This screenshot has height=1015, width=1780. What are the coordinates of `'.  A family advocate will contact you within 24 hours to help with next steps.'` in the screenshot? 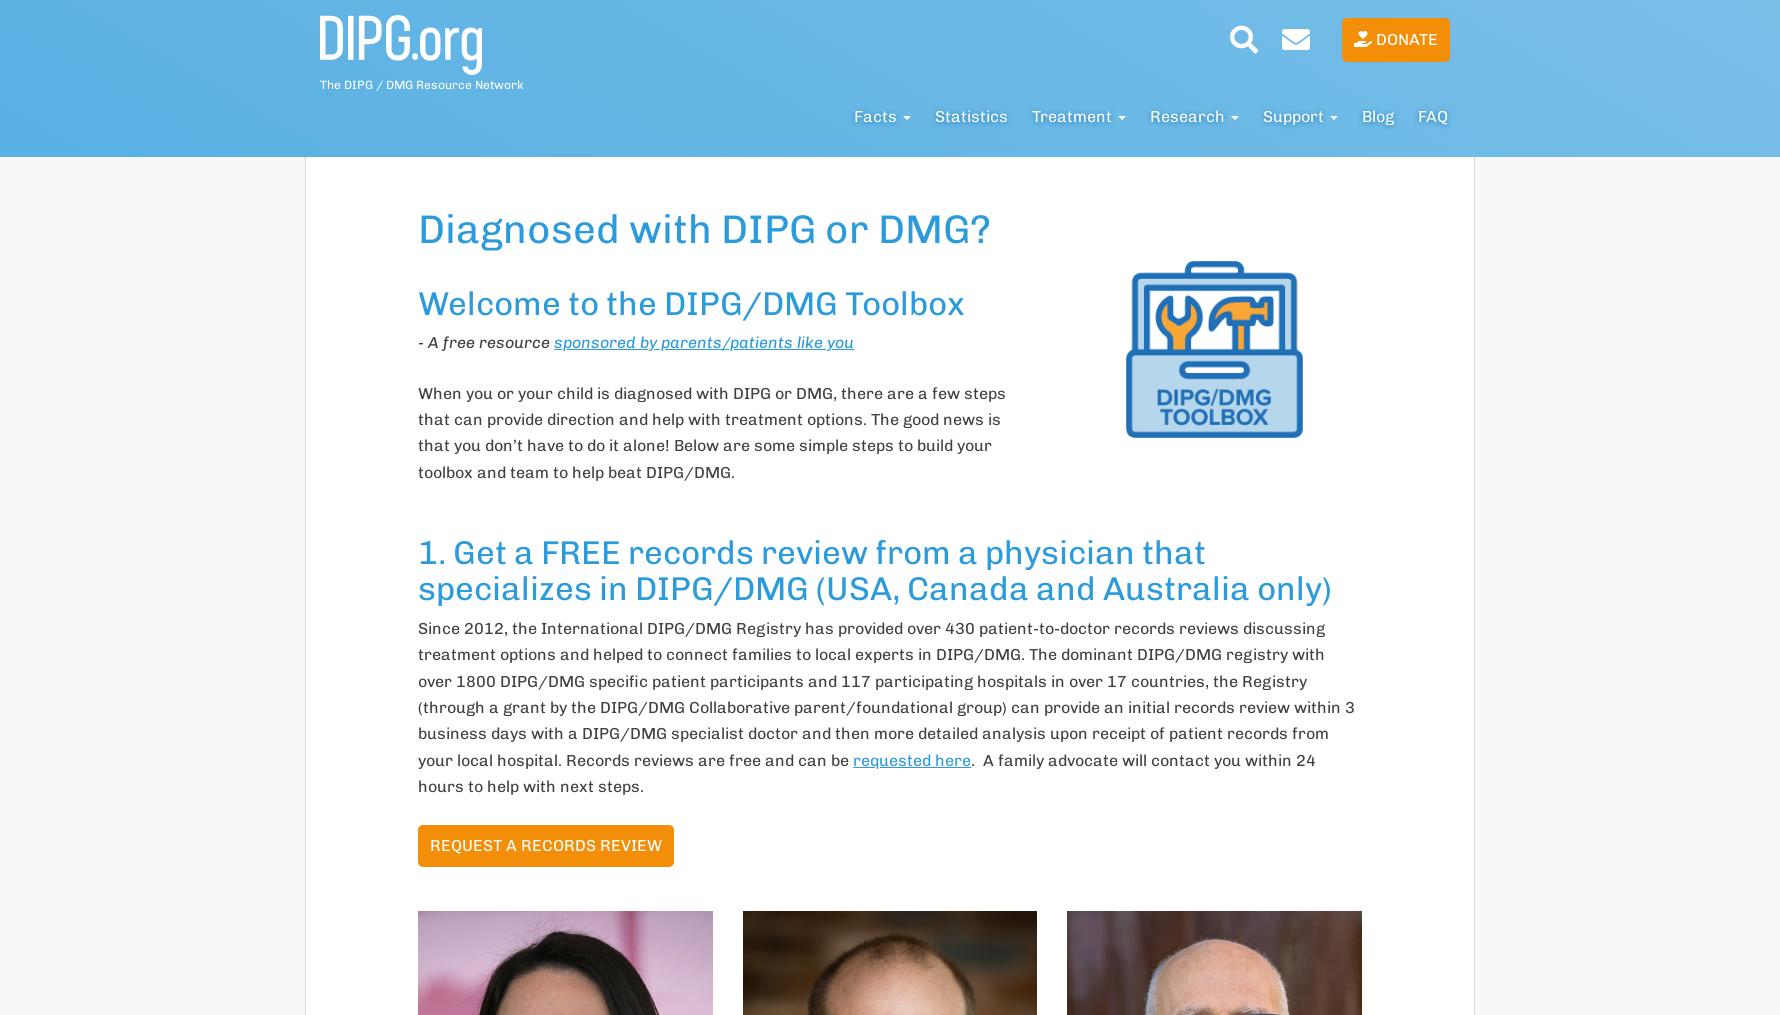 It's located at (866, 772).